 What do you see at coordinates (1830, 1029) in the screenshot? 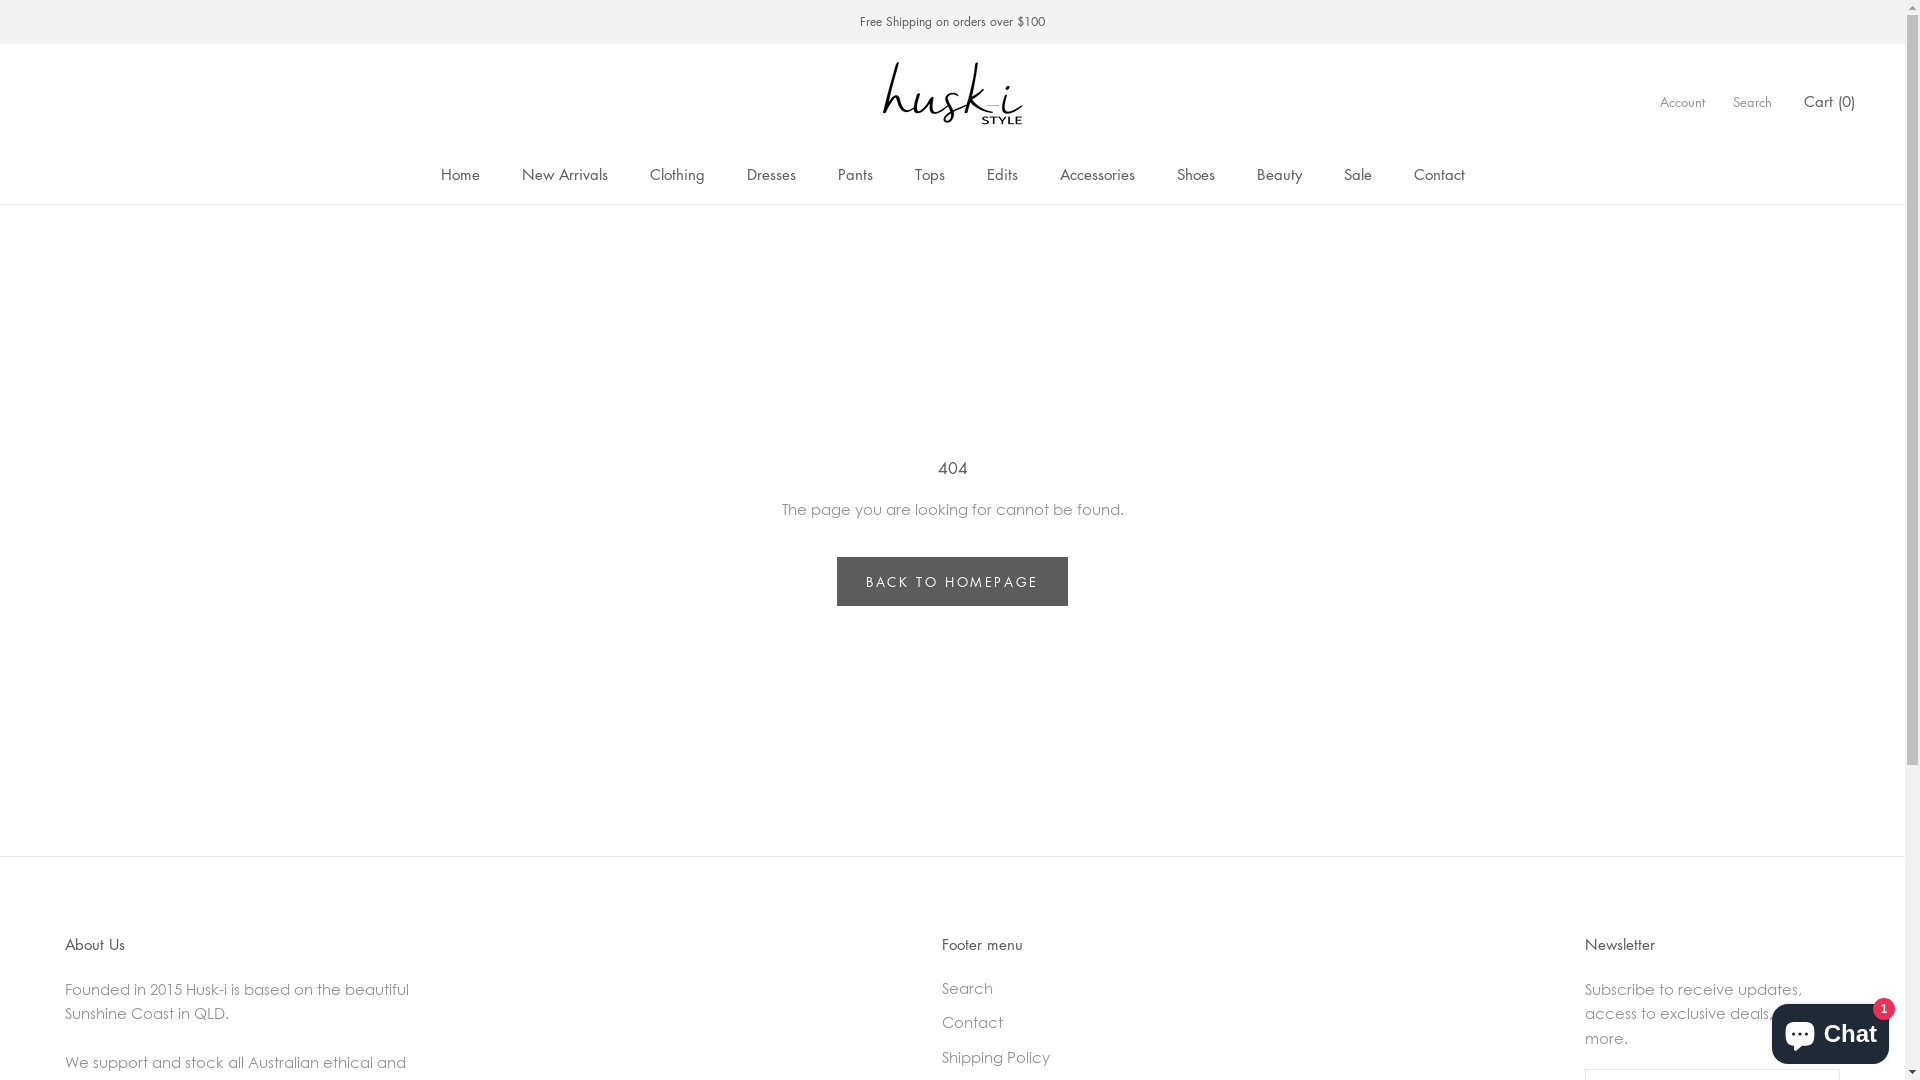
I see `'Shopify online store chat'` at bounding box center [1830, 1029].